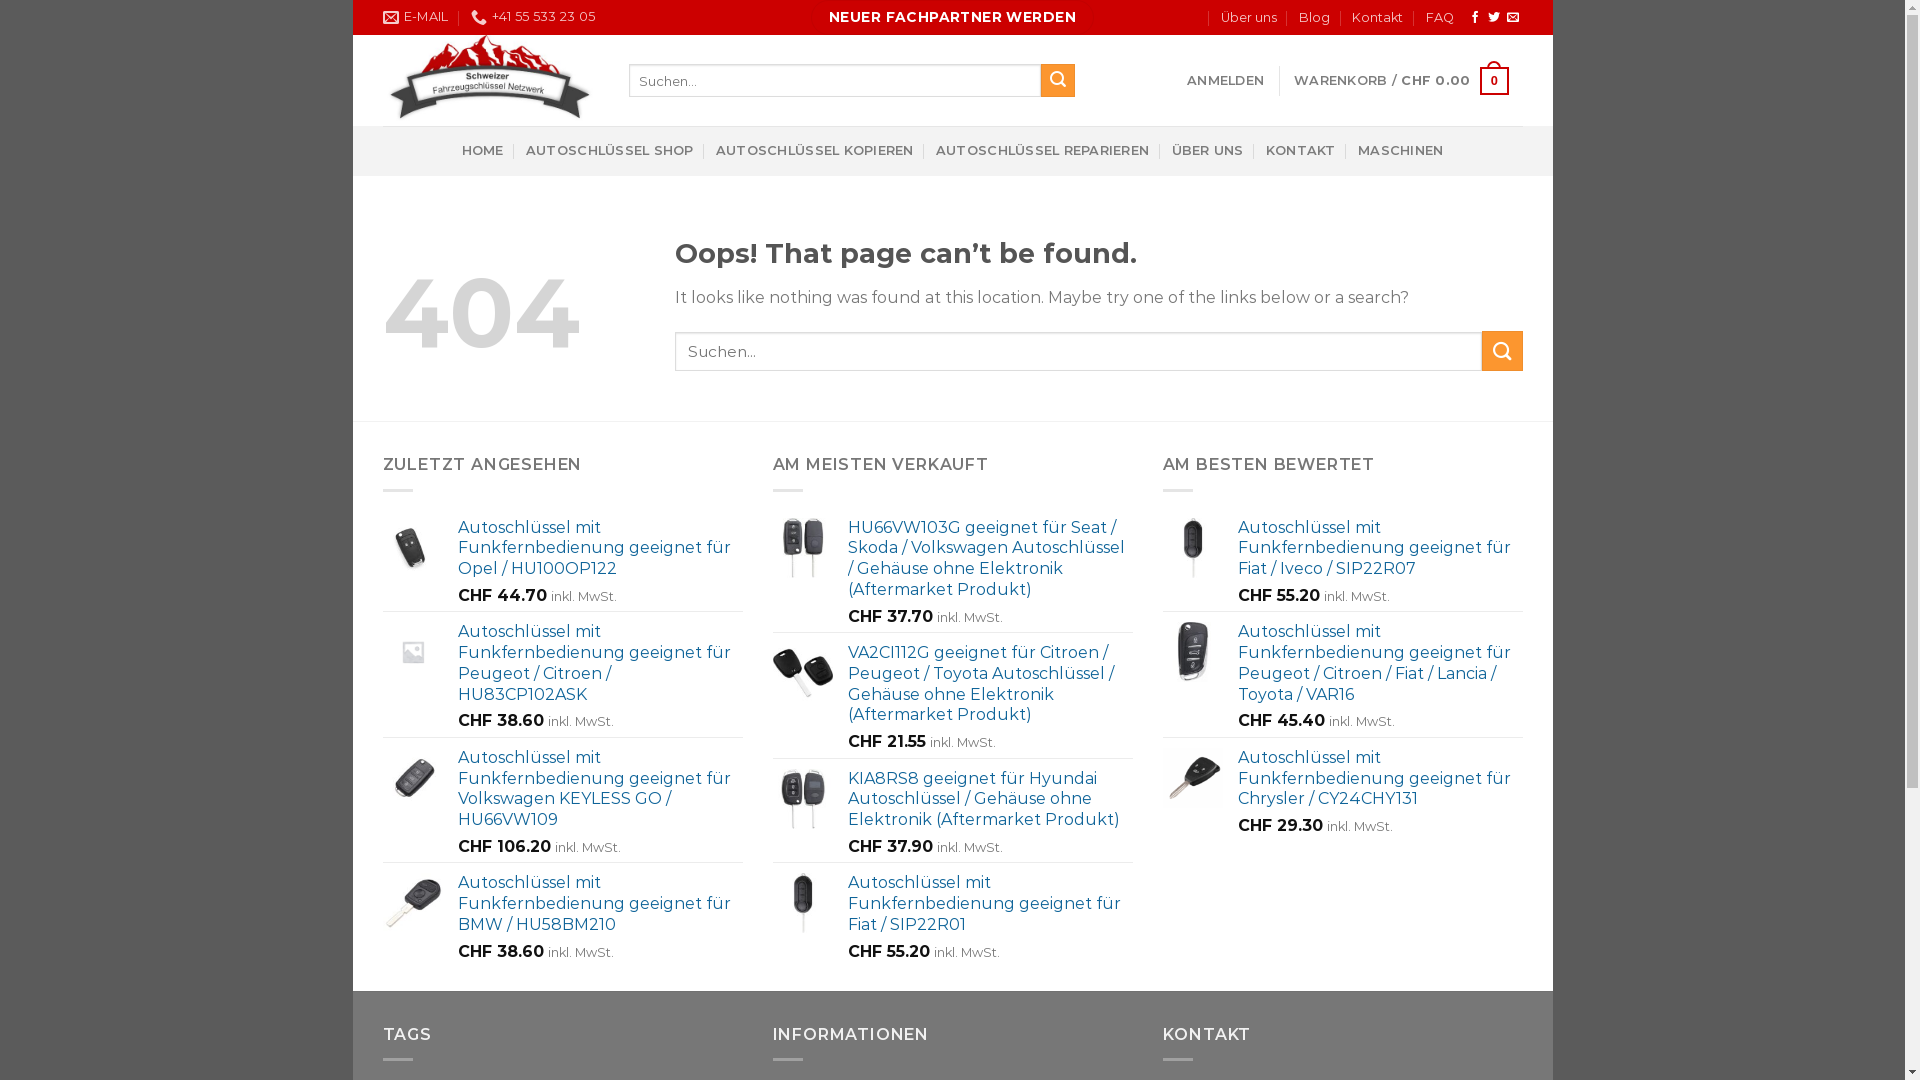 The image size is (1920, 1080). What do you see at coordinates (1493, 18) in the screenshot?
I see `'Auf Twitter folgen'` at bounding box center [1493, 18].